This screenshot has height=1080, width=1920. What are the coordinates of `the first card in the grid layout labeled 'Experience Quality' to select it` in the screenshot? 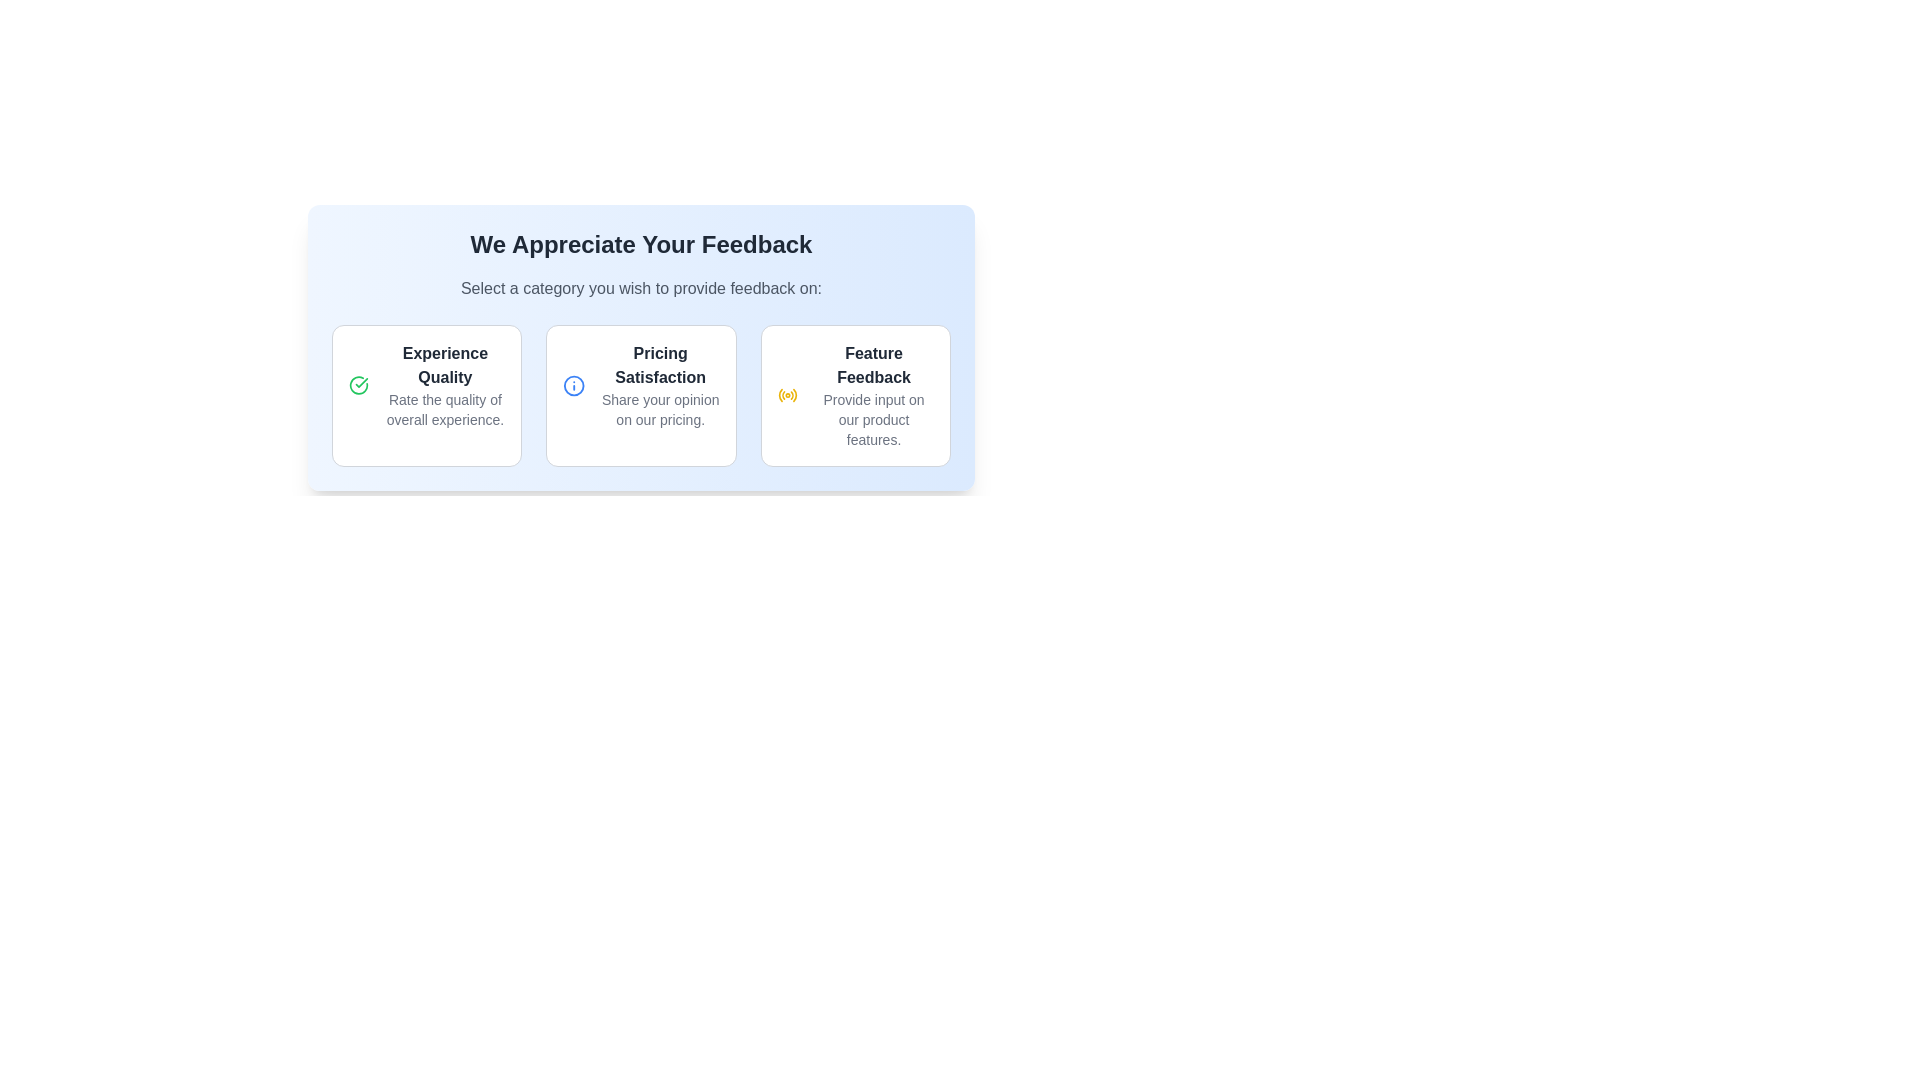 It's located at (426, 396).